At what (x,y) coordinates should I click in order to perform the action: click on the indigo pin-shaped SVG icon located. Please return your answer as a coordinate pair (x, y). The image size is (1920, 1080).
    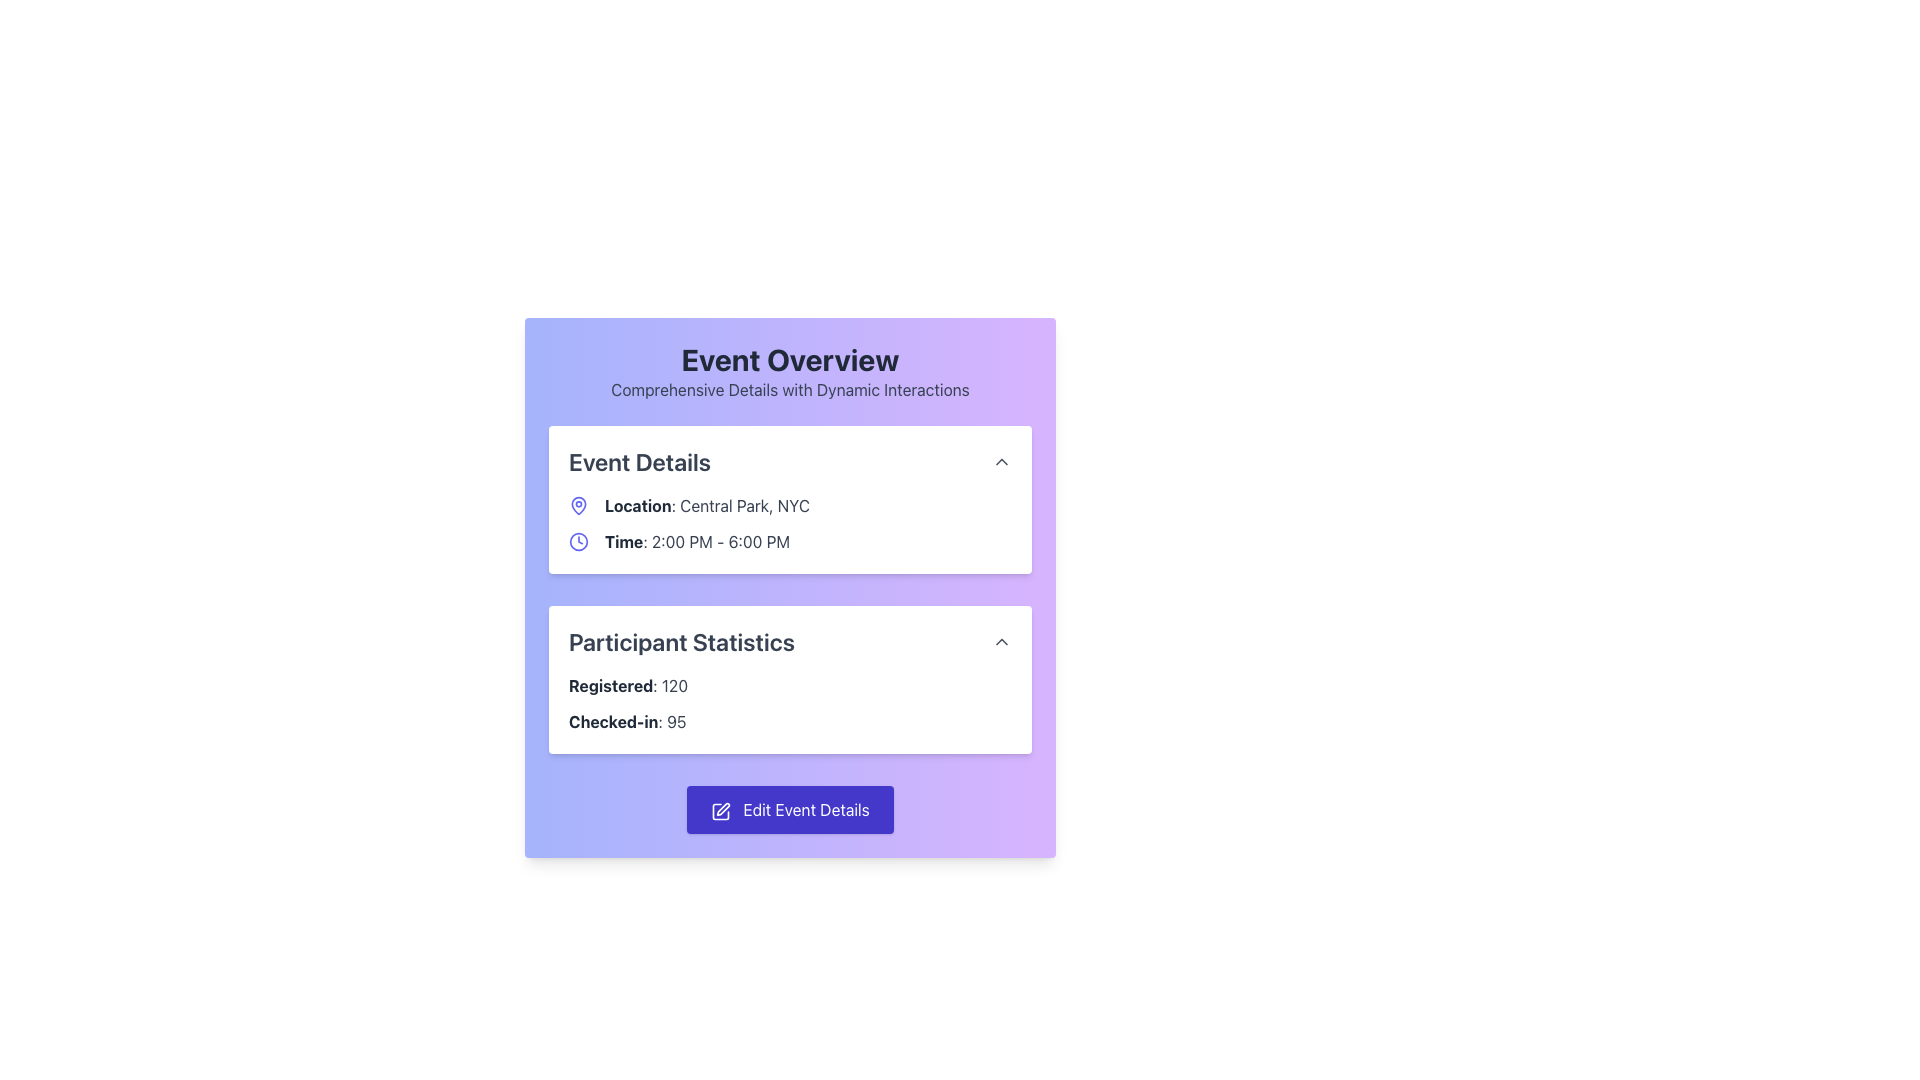
    Looking at the image, I should click on (578, 504).